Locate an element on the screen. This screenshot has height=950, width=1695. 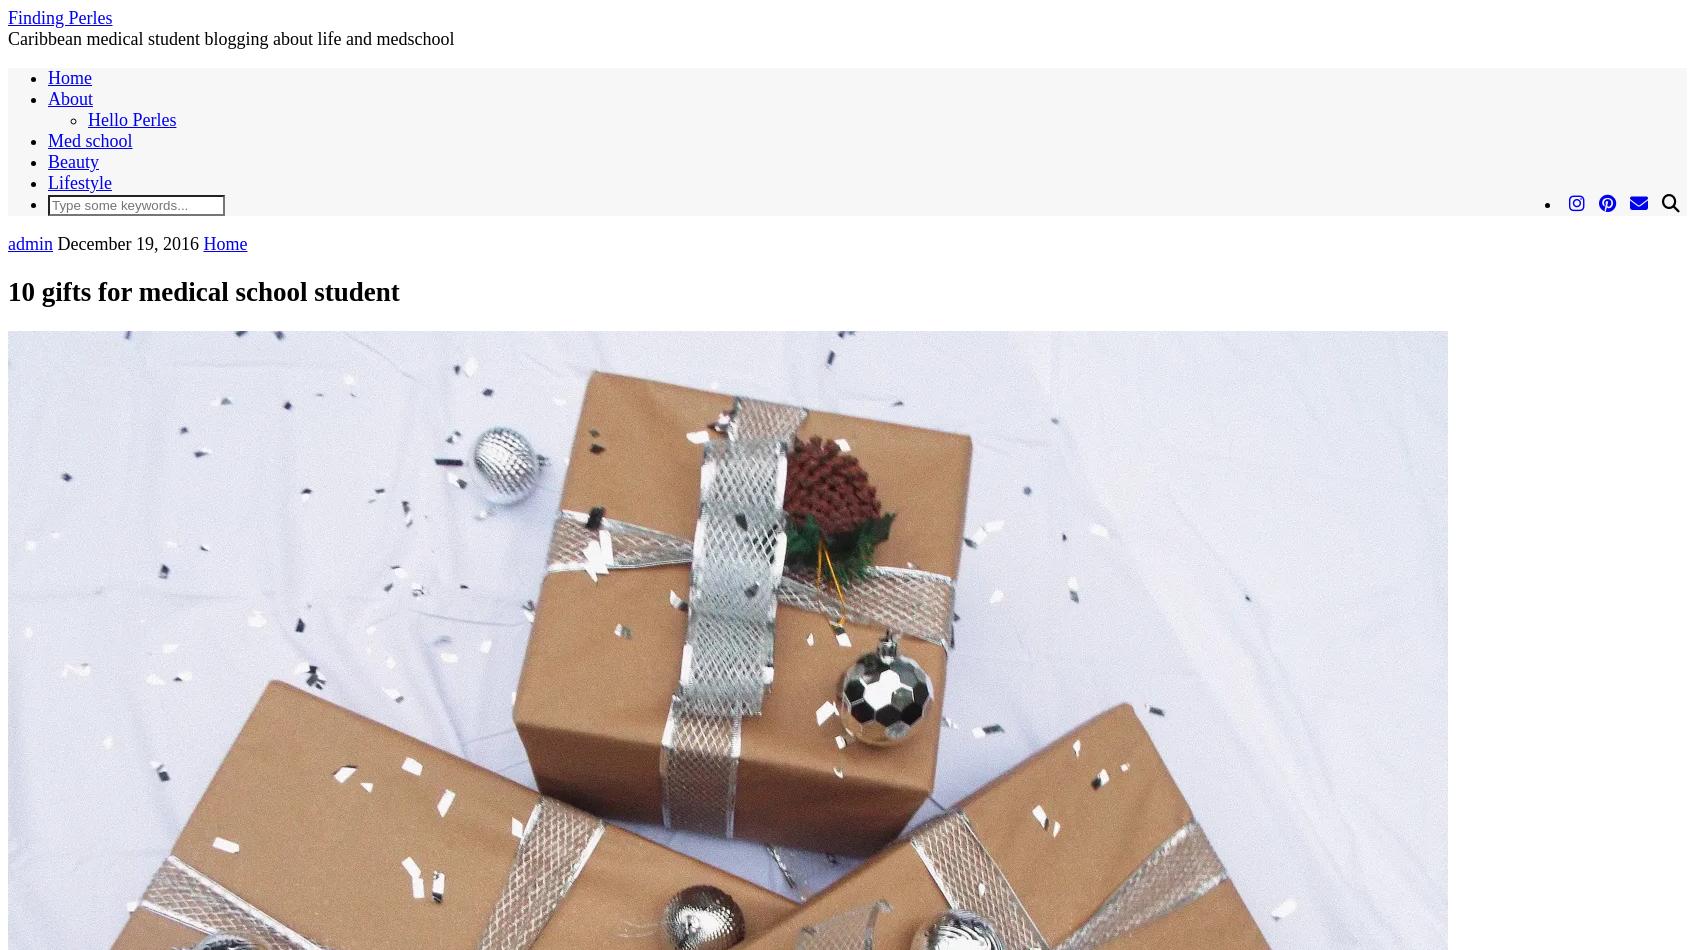
'Finding Perles' is located at coordinates (60, 17).